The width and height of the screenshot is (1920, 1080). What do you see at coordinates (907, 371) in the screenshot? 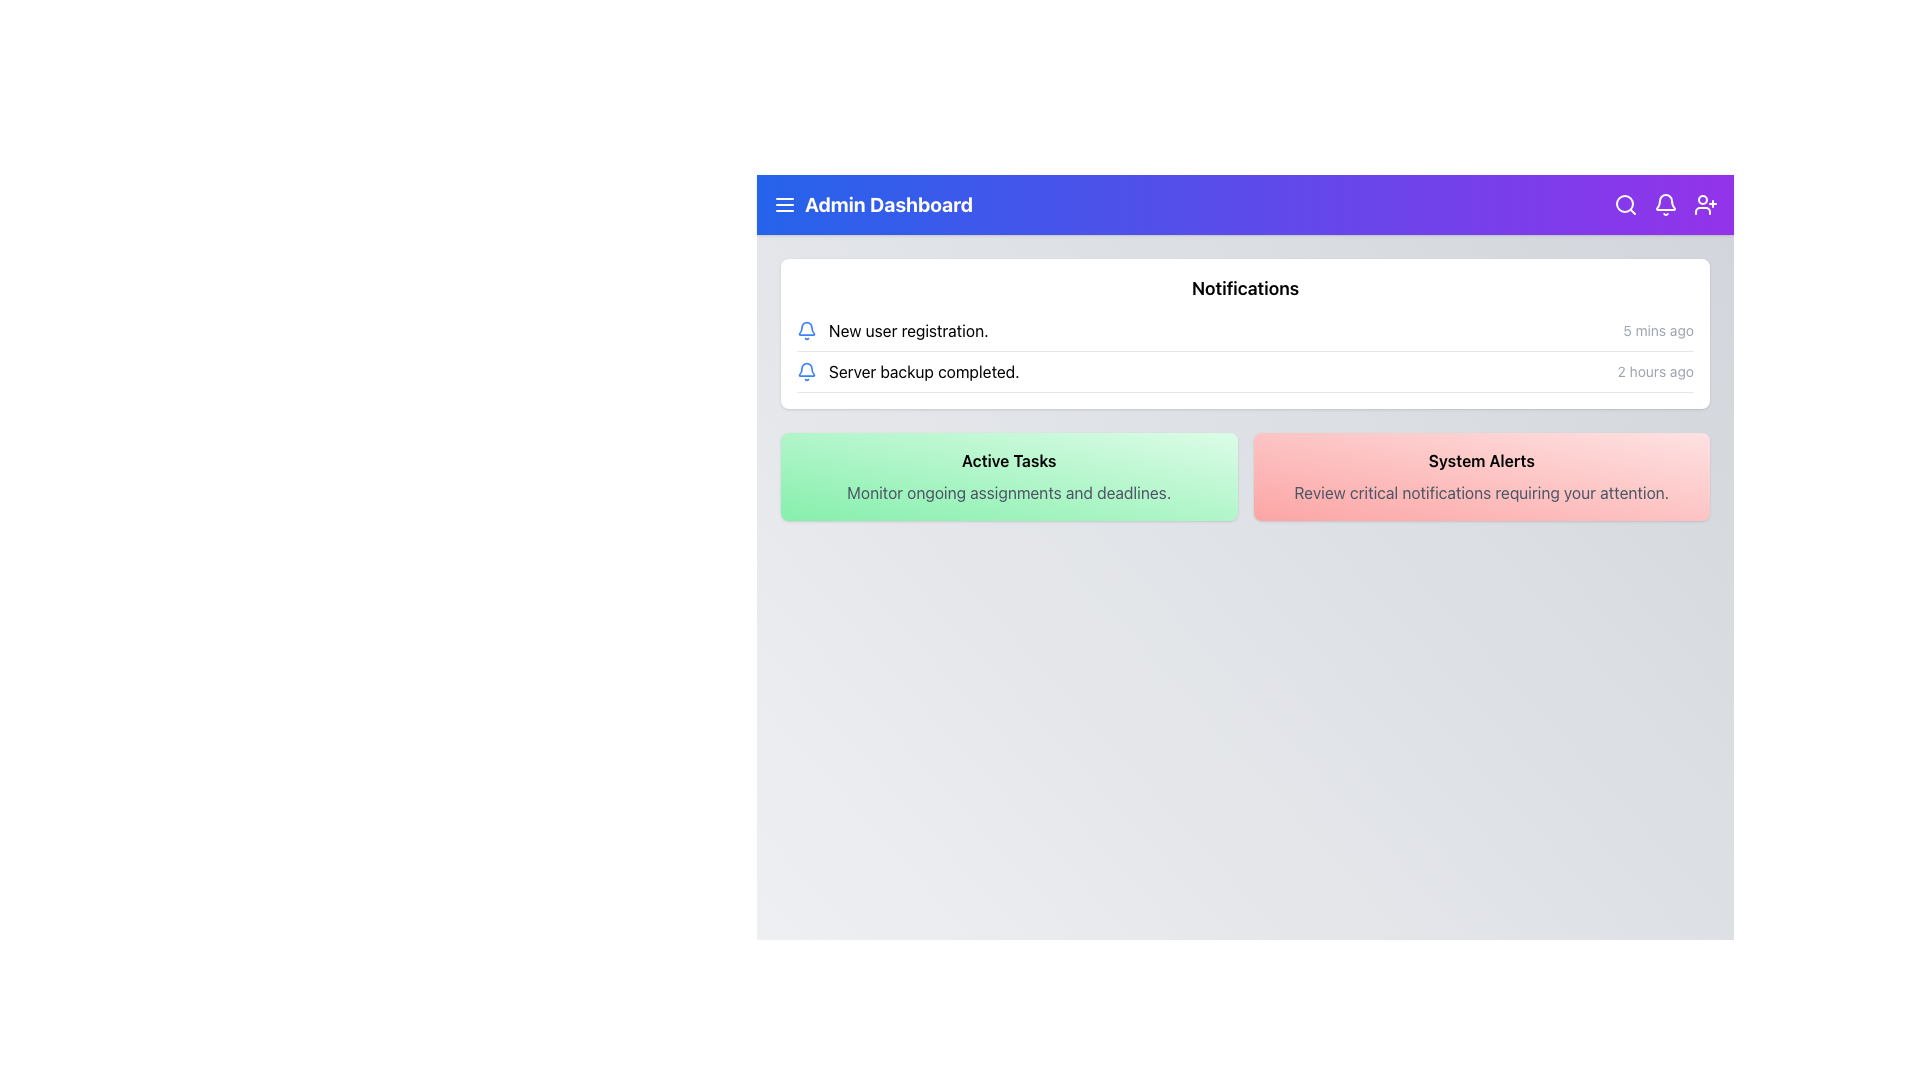
I see `notification indicating that a server backup has been successfully completed, located in the second row of notifications in the 'Notifications' section, to the left of the time indication ('2 hours ago')` at bounding box center [907, 371].